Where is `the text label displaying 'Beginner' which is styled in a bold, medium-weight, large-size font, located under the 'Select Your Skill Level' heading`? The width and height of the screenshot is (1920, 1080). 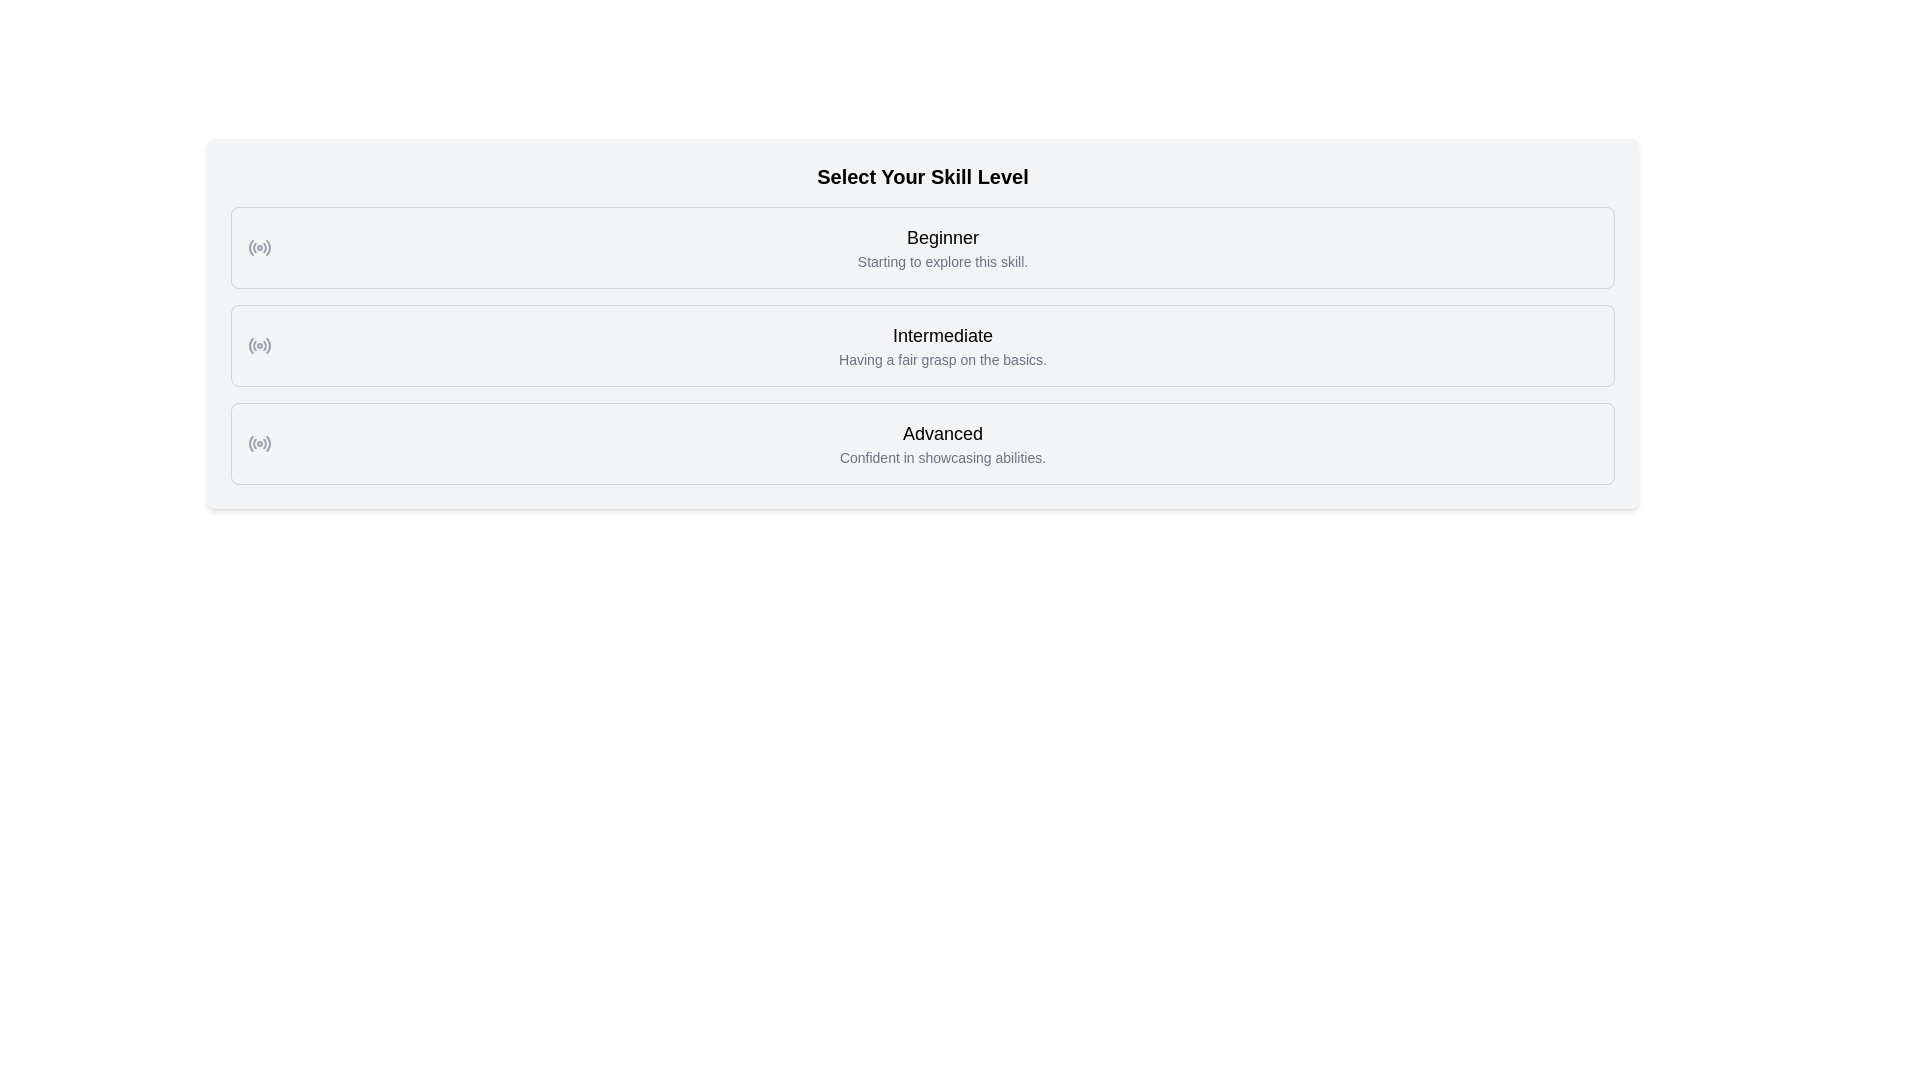
the text label displaying 'Beginner' which is styled in a bold, medium-weight, large-size font, located under the 'Select Your Skill Level' heading is located at coordinates (941, 237).